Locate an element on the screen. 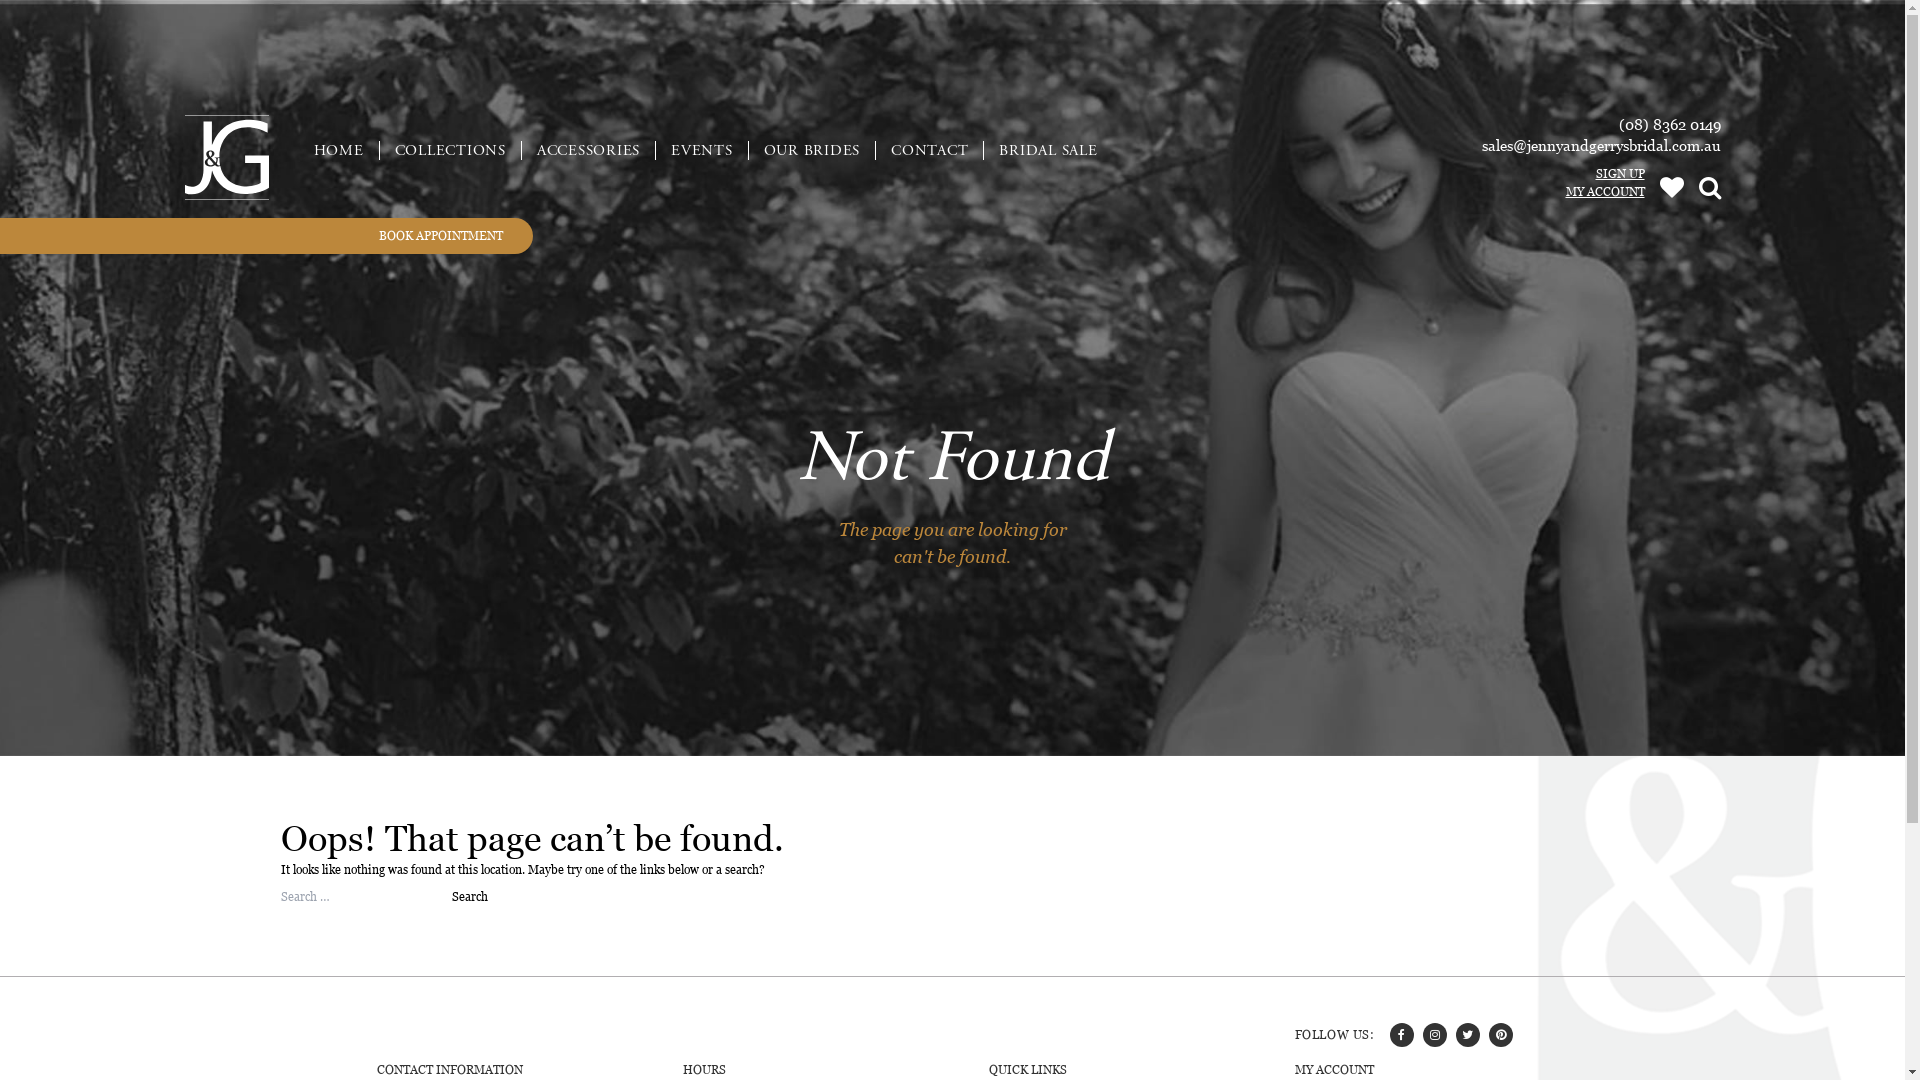  'HOME' is located at coordinates (296, 148).